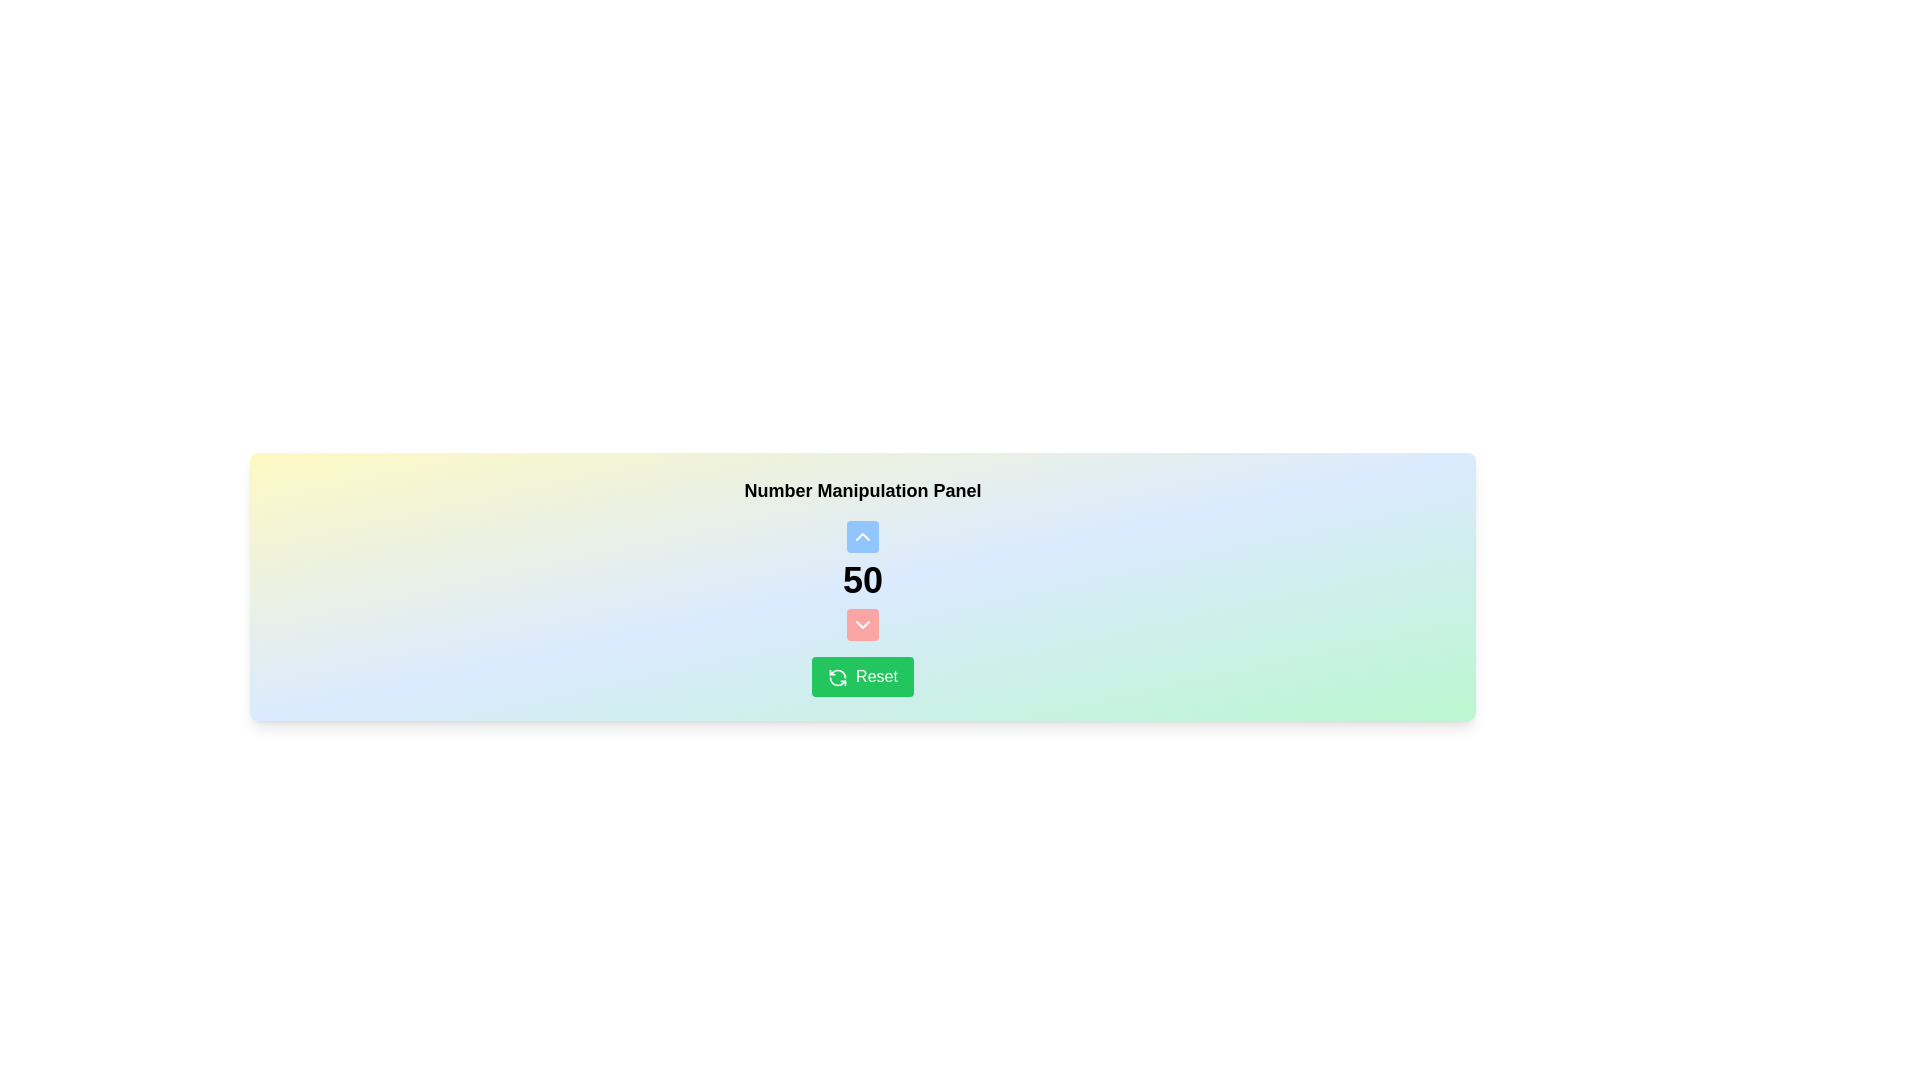 This screenshot has width=1920, height=1080. I want to click on the small upward-pointing chevron icon button with a white outline and circular blue background located above the number '50' display in the 'Number Manipulation Panel', so click(863, 535).